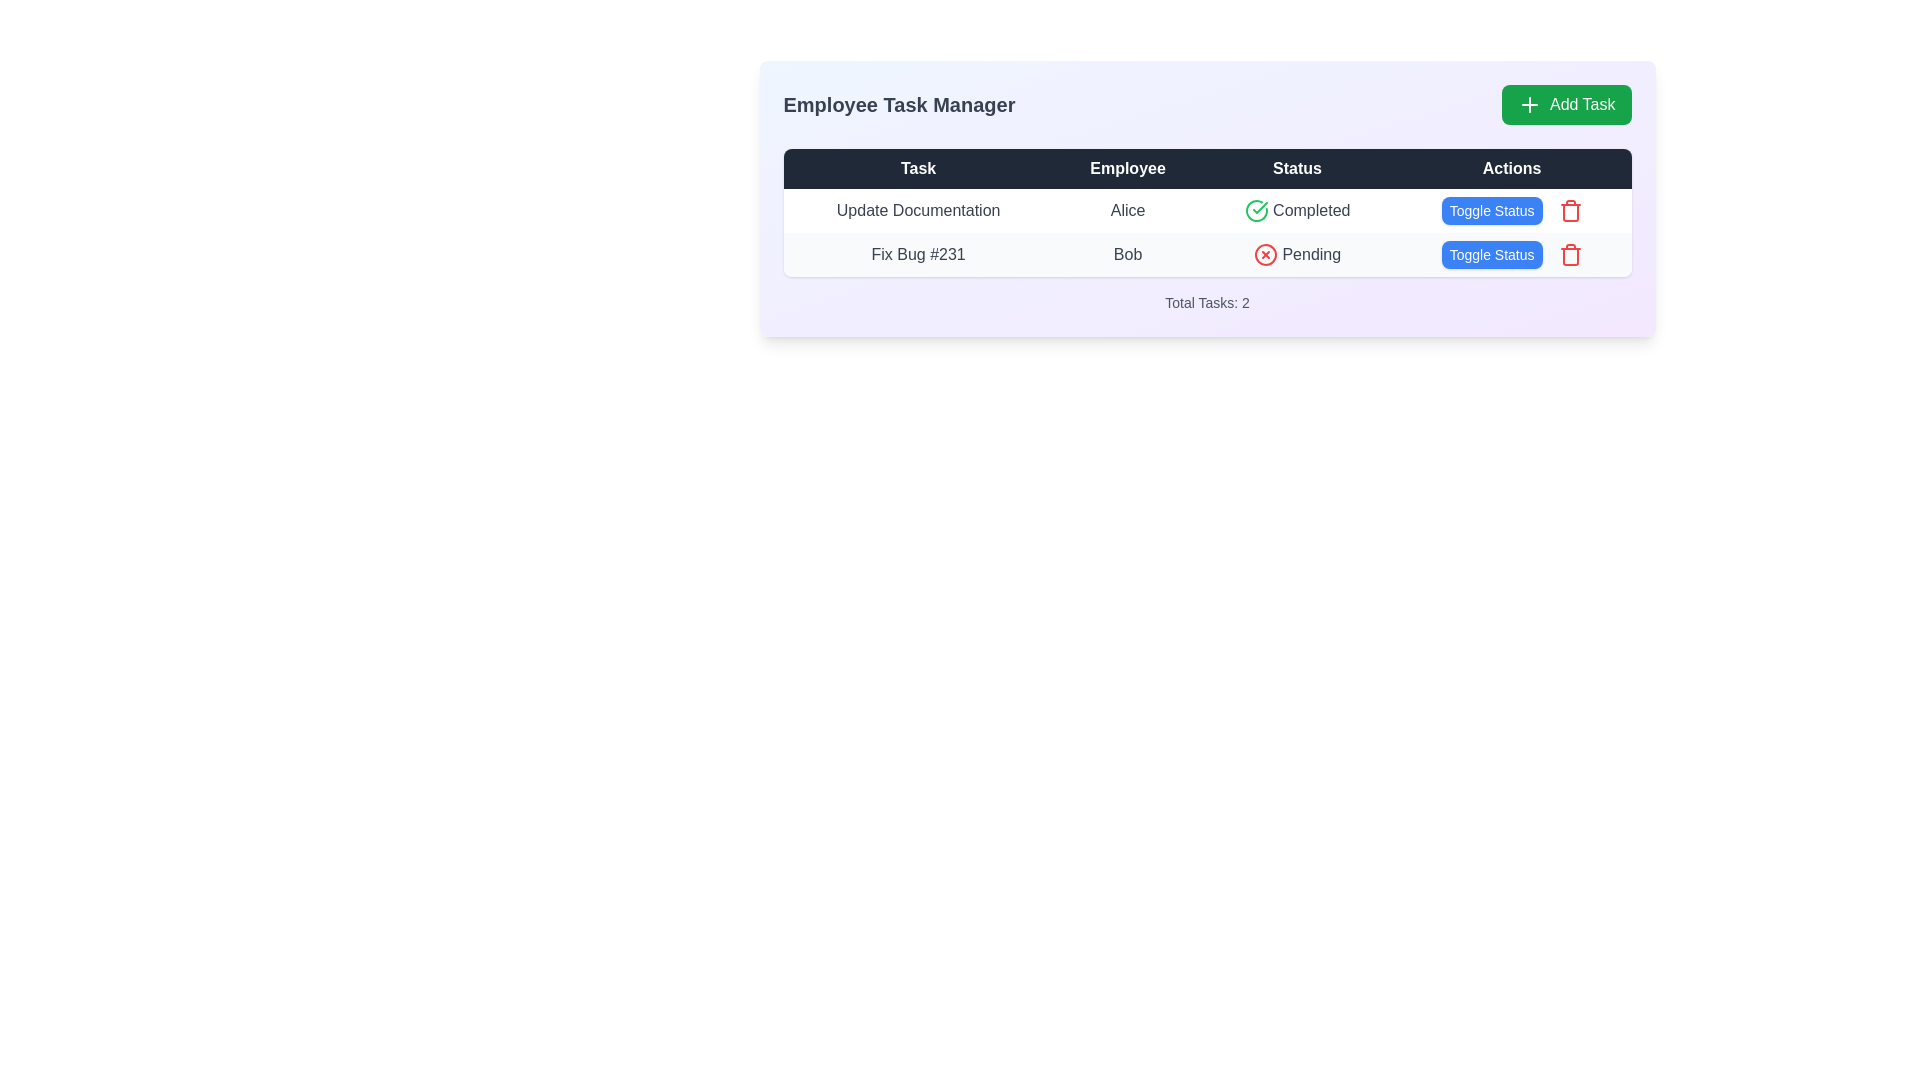 This screenshot has width=1920, height=1080. Describe the element at coordinates (1492, 253) in the screenshot. I see `the blue 'Toggle Status' button with white text, located in the 'Actions' column of the second row` at that location.